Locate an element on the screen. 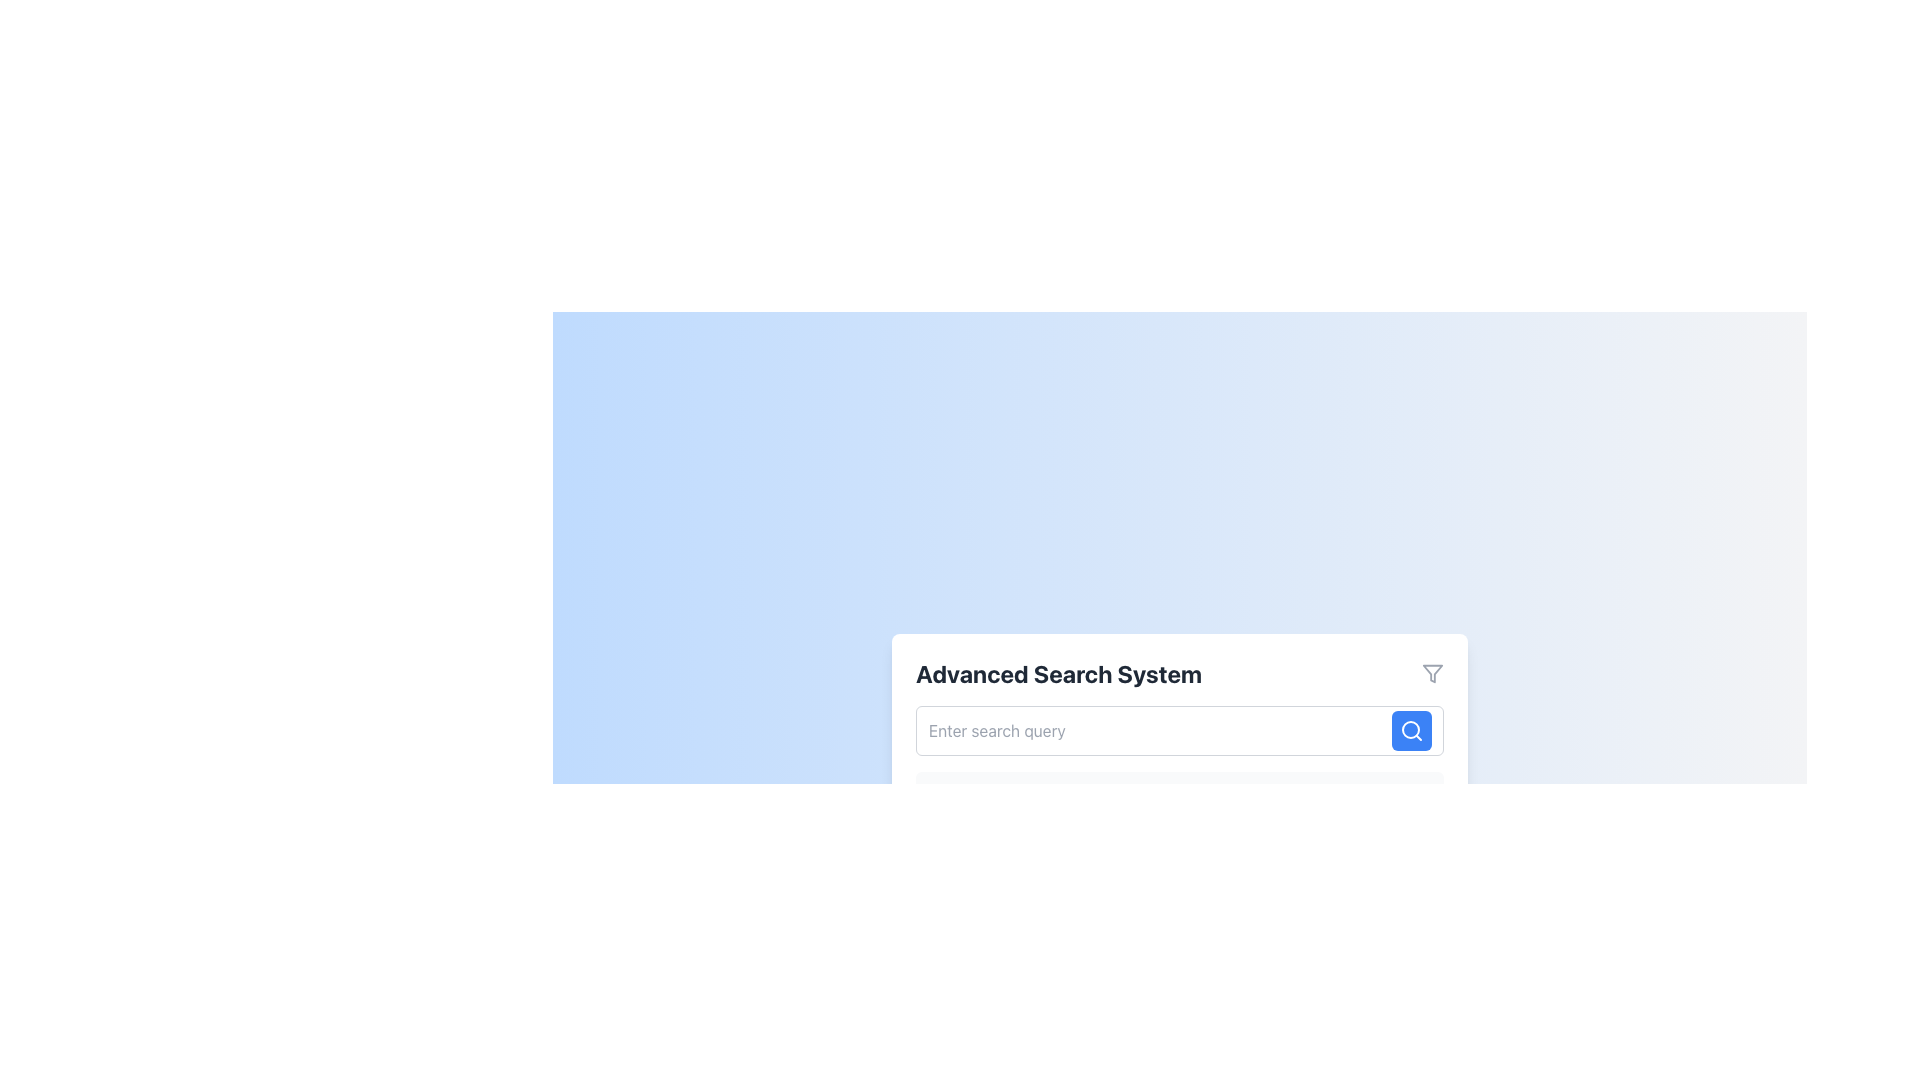 This screenshot has height=1080, width=1920. the magnifying glass icon inside the blue button is located at coordinates (1410, 731).